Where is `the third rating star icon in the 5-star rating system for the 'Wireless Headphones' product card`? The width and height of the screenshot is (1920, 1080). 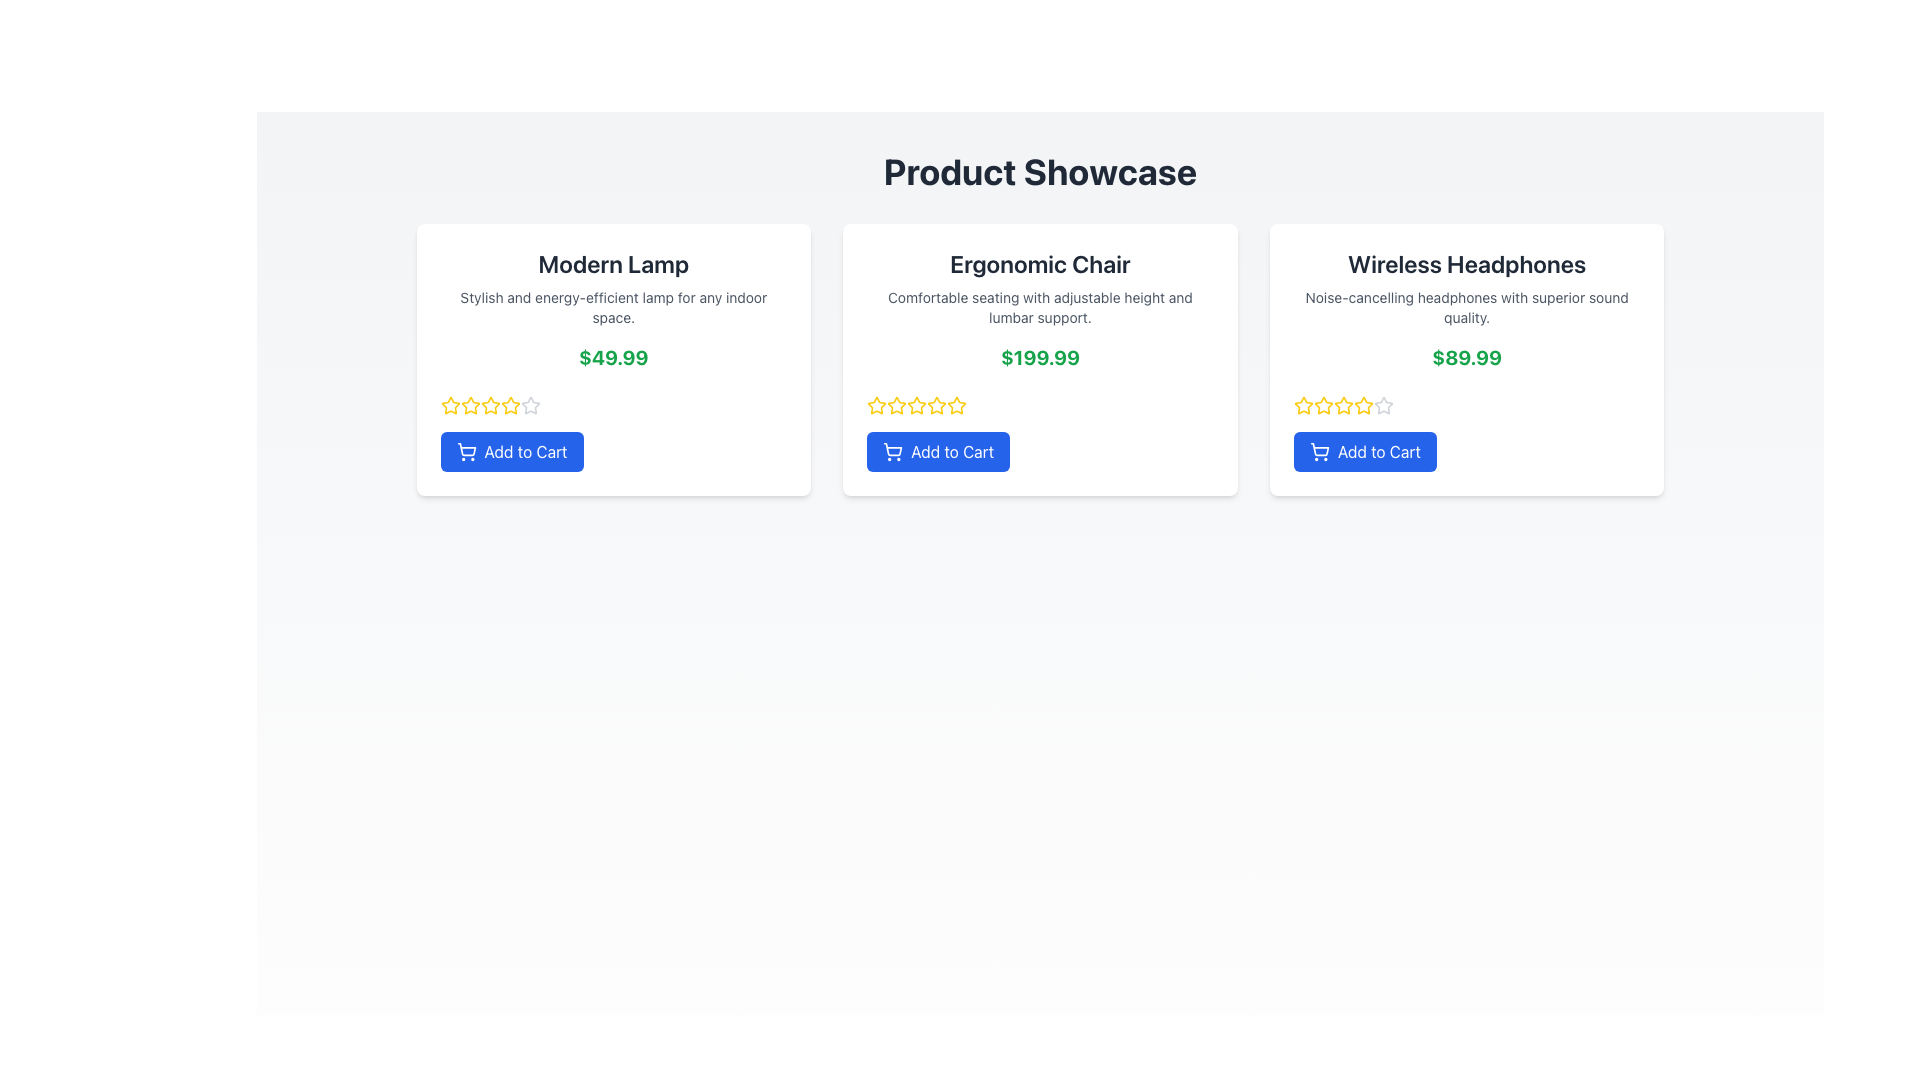
the third rating star icon in the 5-star rating system for the 'Wireless Headphones' product card is located at coordinates (1362, 405).